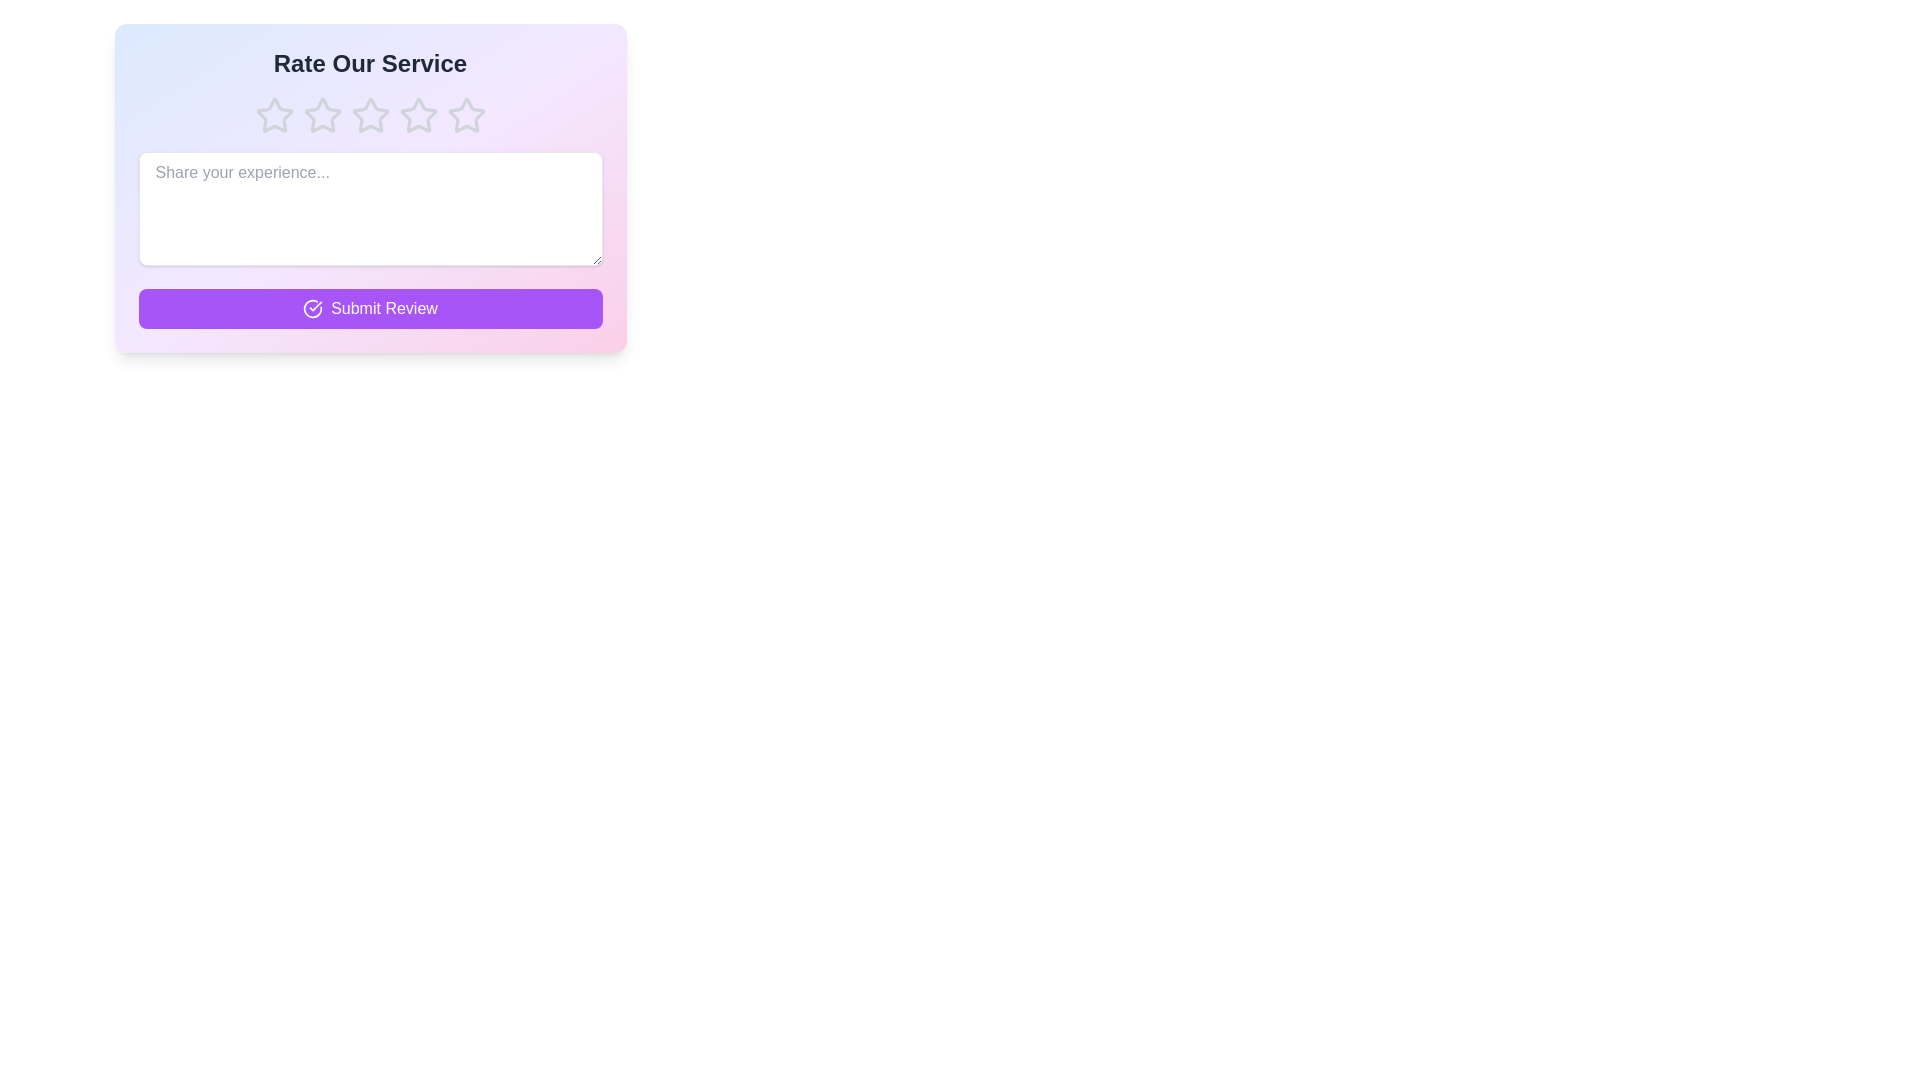 The height and width of the screenshot is (1080, 1920). Describe the element at coordinates (465, 115) in the screenshot. I see `the star corresponding to 5 to preview the rating` at that location.